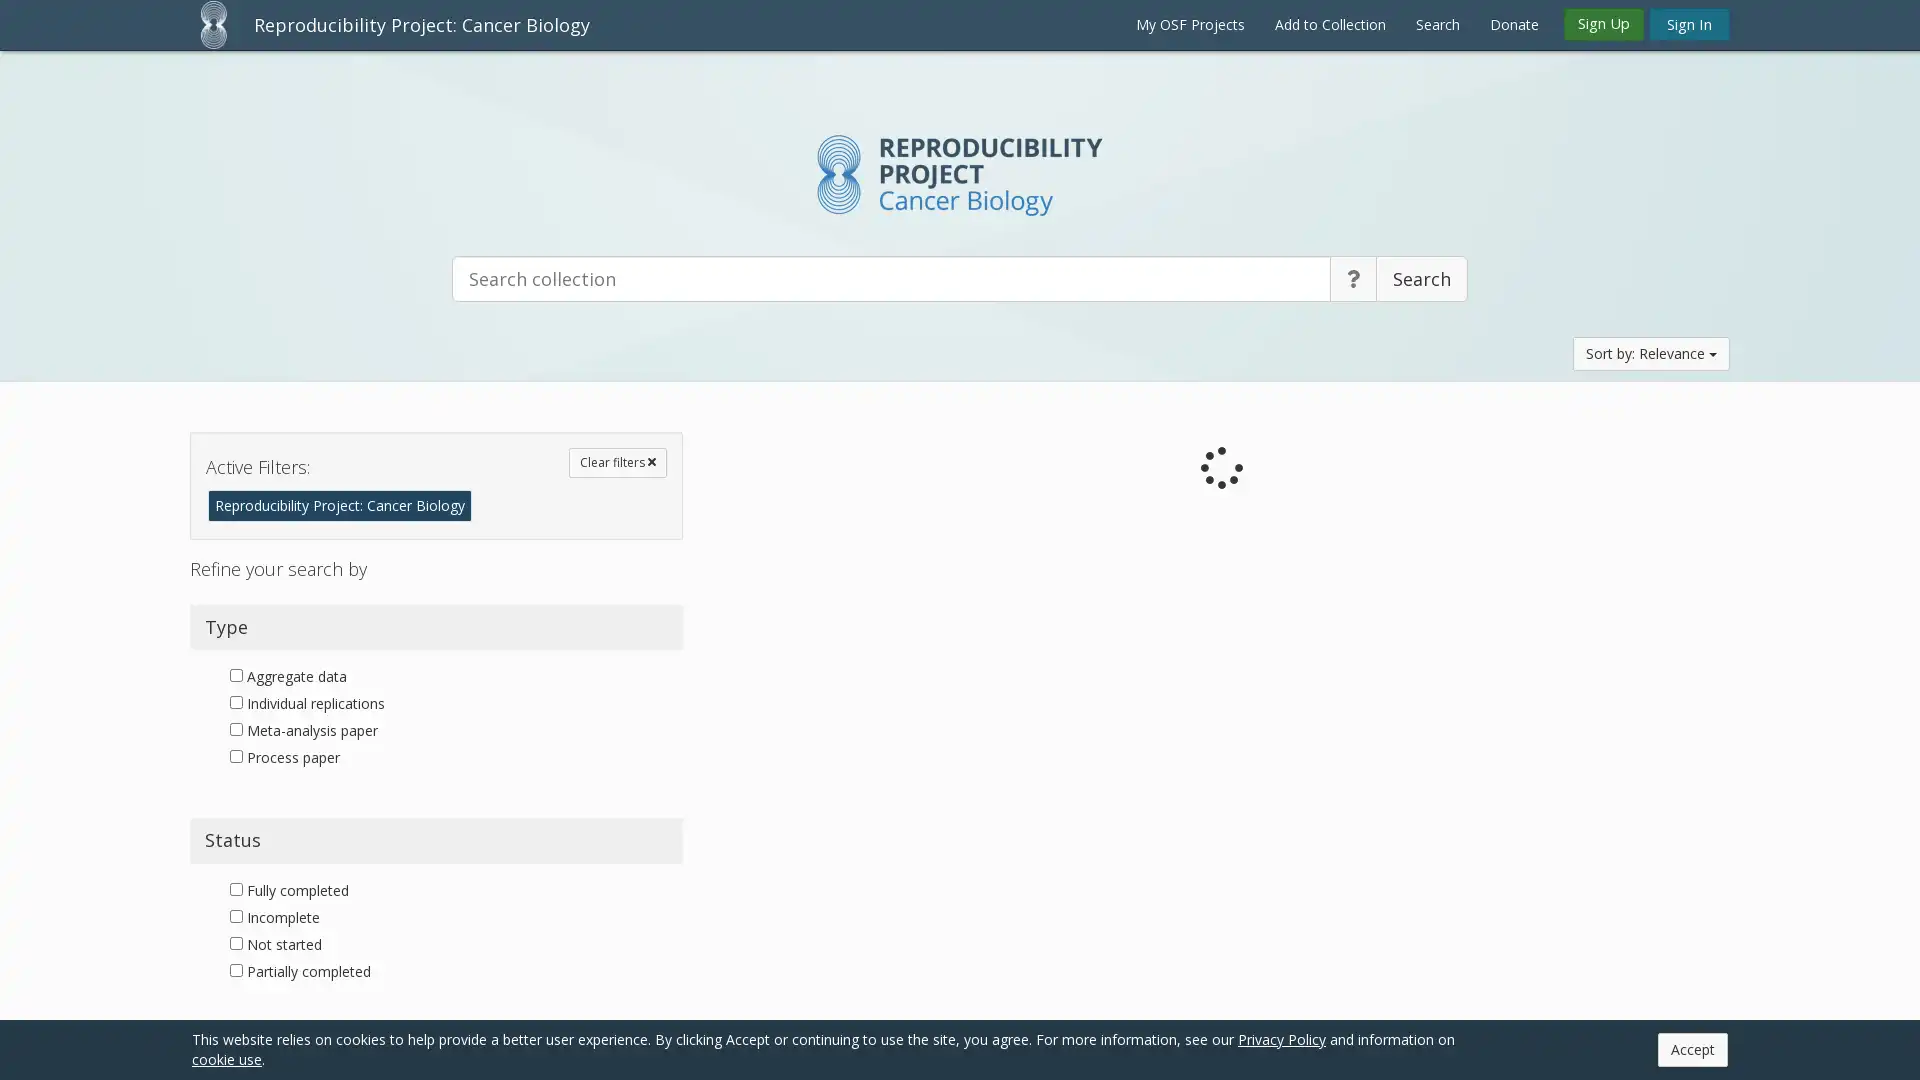  What do you see at coordinates (1692, 1048) in the screenshot?
I see `Accept` at bounding box center [1692, 1048].